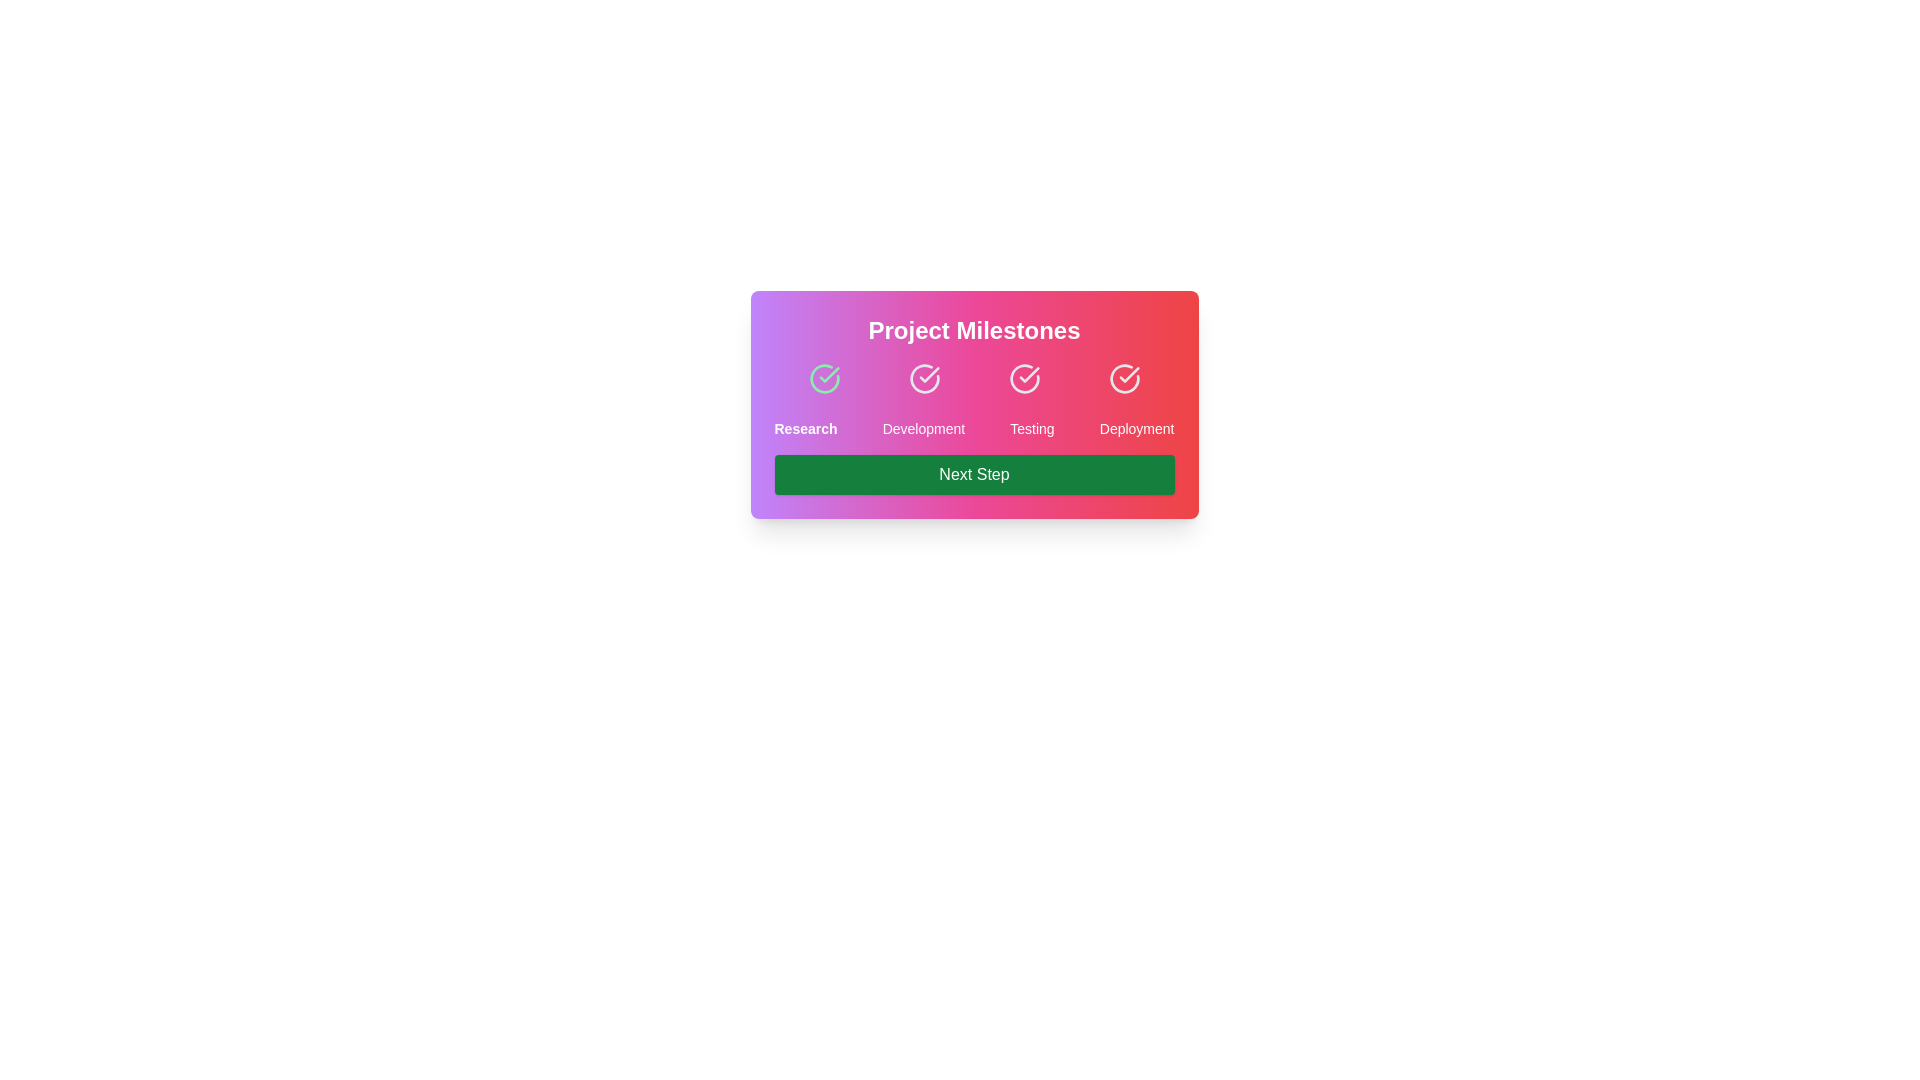 The image size is (1920, 1080). Describe the element at coordinates (1137, 427) in the screenshot. I see `the text label that reads 'Deployment', which is styled in white text on a red background and is the rightmost item in a row of four similar text elements` at that location.